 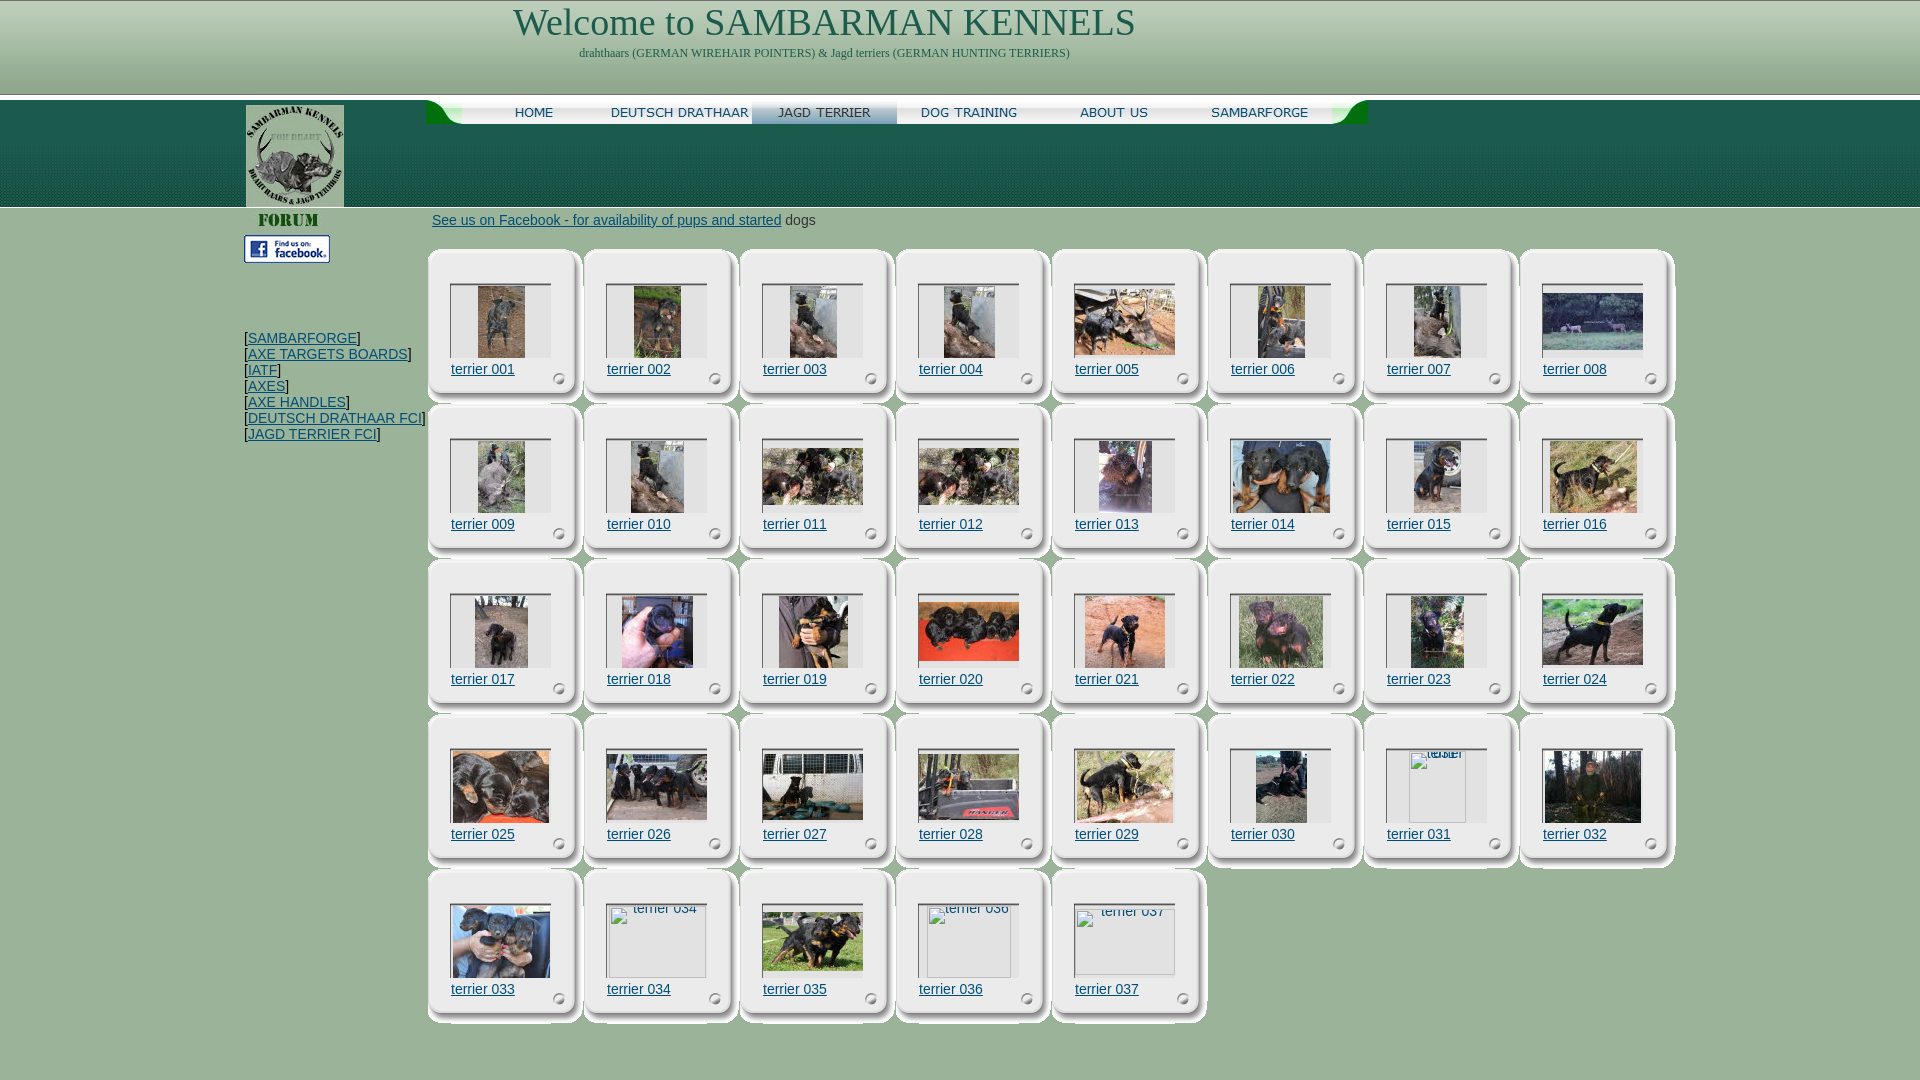 What do you see at coordinates (637, 987) in the screenshot?
I see `'terrier 034'` at bounding box center [637, 987].